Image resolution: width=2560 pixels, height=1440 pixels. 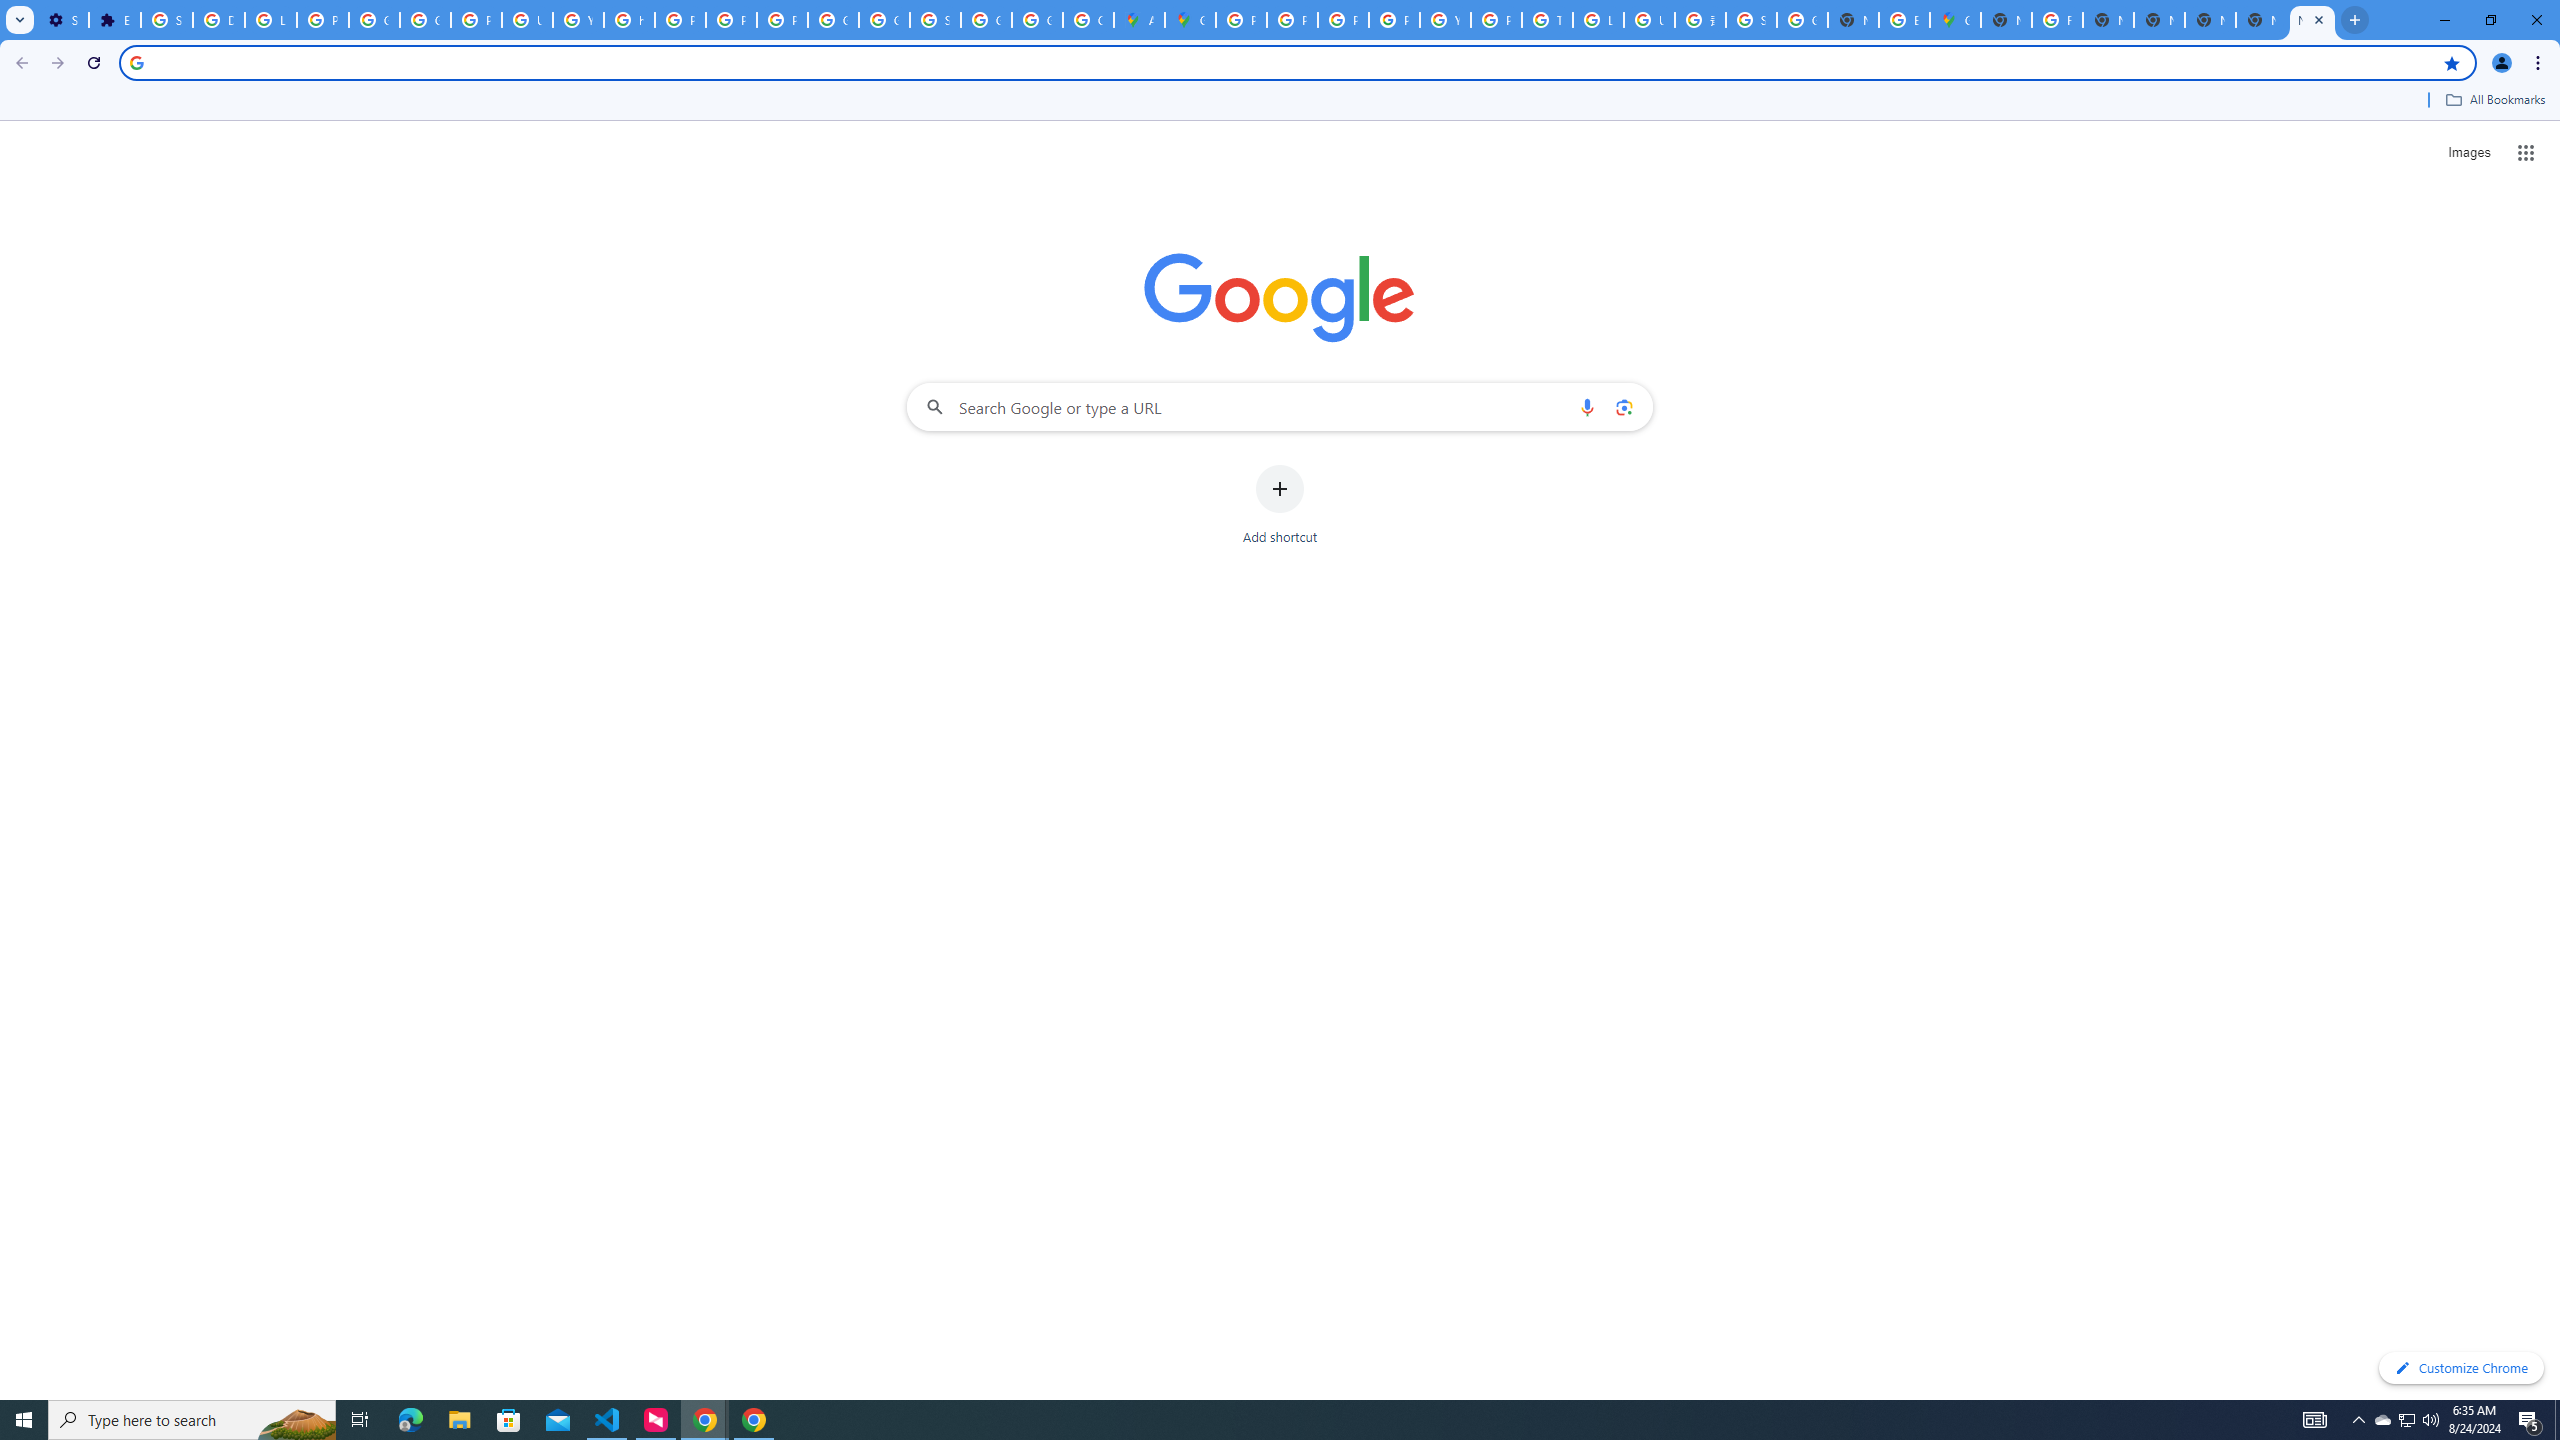 What do you see at coordinates (1190, 19) in the screenshot?
I see `'Google Maps'` at bounding box center [1190, 19].